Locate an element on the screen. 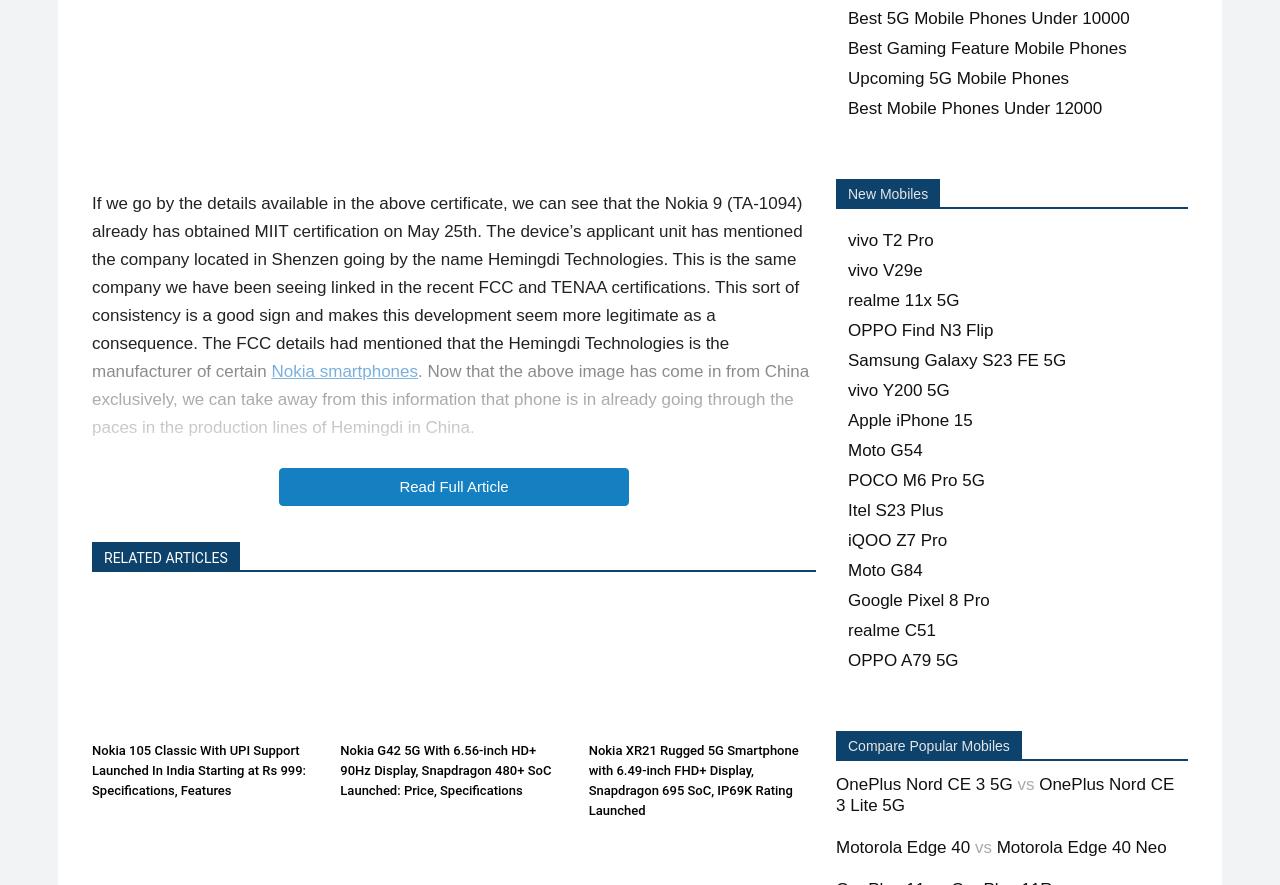  'New Mobiles' is located at coordinates (886, 193).